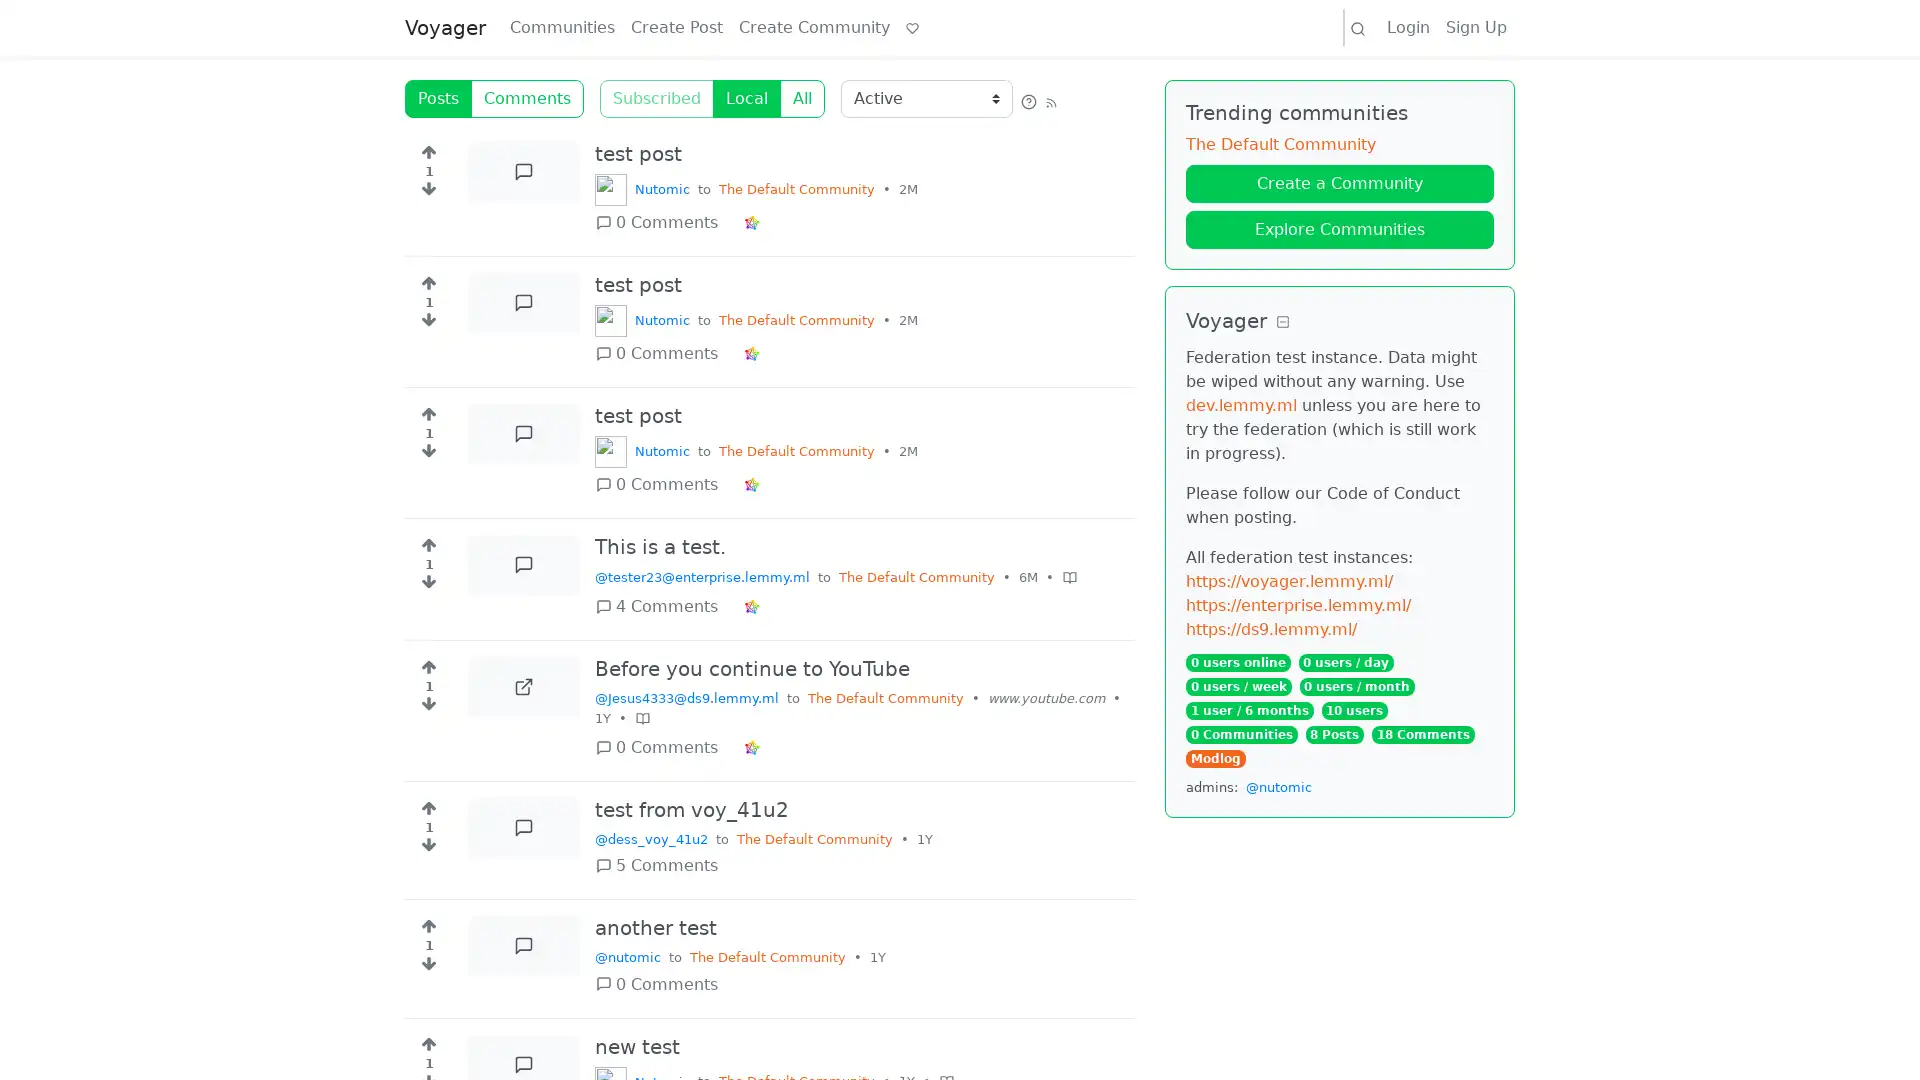 This screenshot has height=1080, width=1920. Describe the element at coordinates (427, 192) in the screenshot. I see `Downvote` at that location.